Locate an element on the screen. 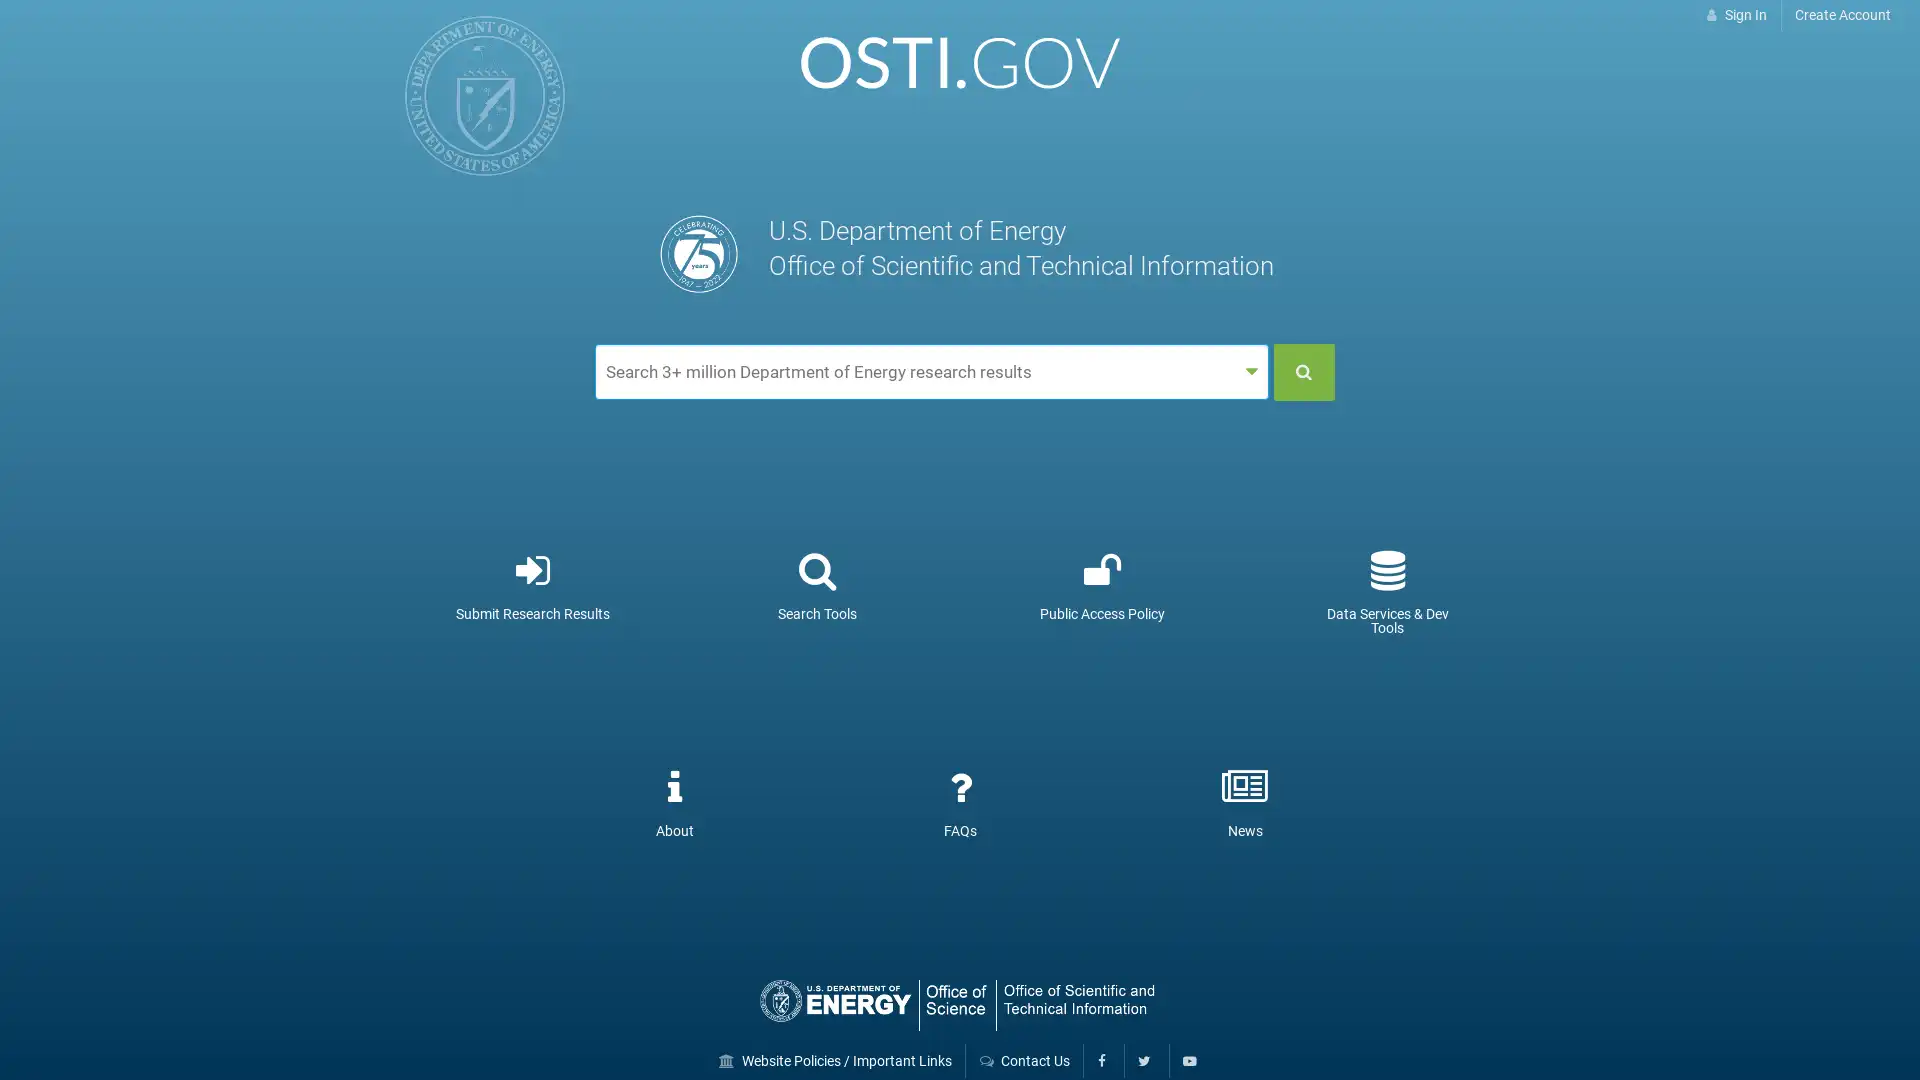 The width and height of the screenshot is (1920, 1080). Submit is located at coordinates (1304, 371).